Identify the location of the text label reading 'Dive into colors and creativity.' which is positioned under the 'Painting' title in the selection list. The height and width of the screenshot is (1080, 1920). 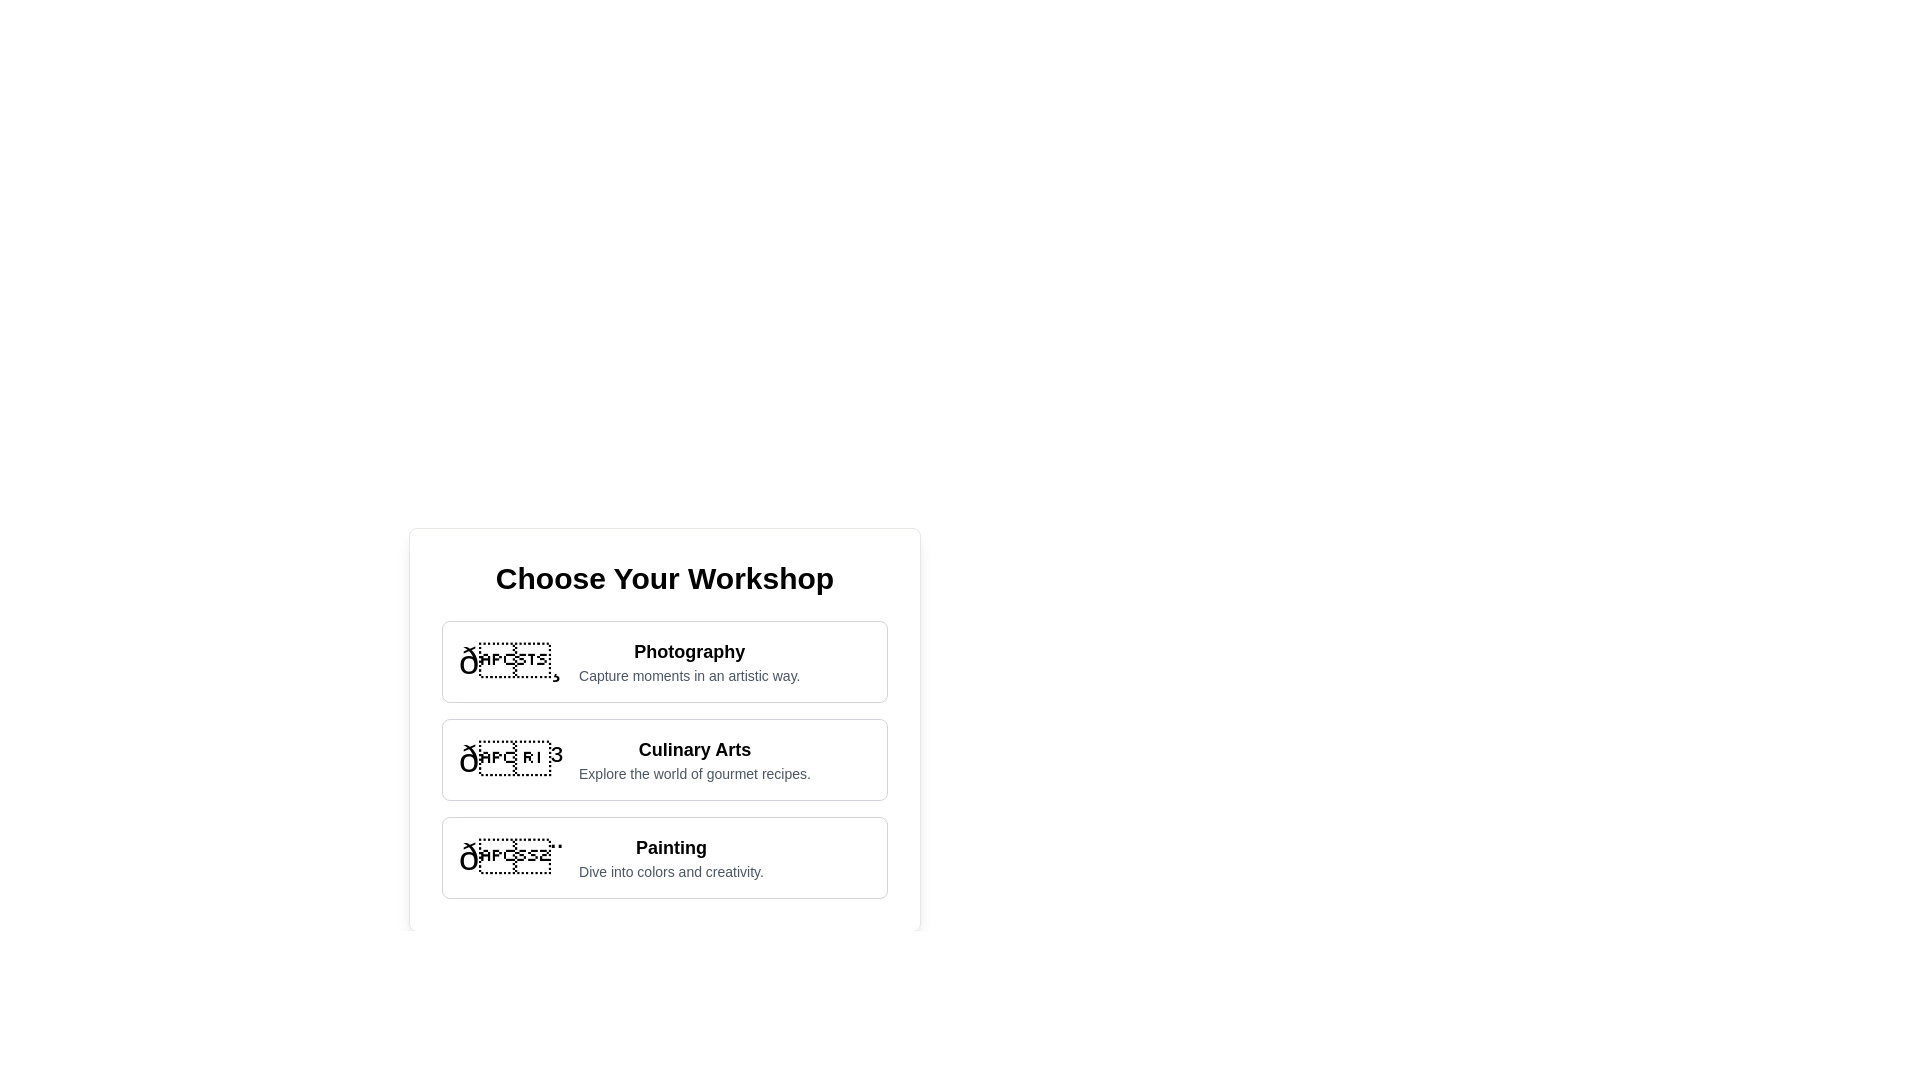
(671, 870).